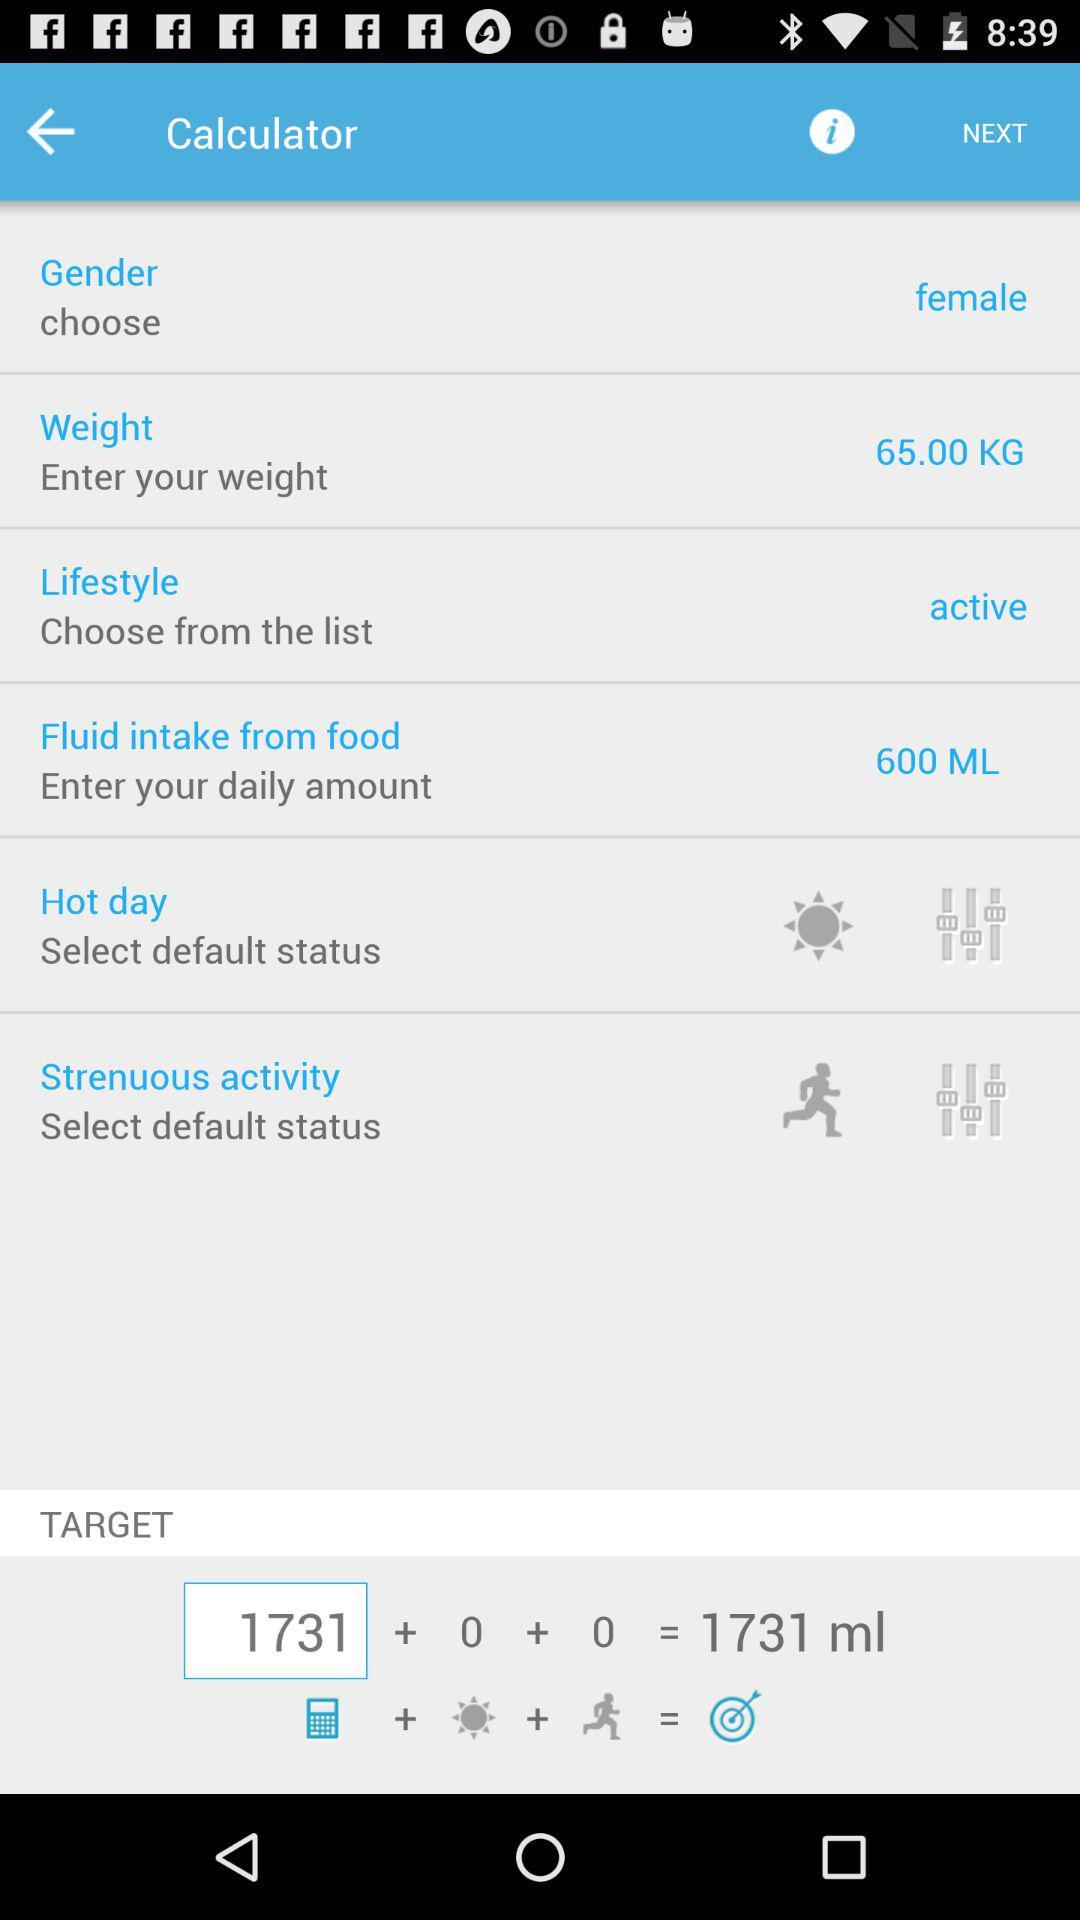 This screenshot has height=1920, width=1080. I want to click on the sliders icon, so click(997, 1177).